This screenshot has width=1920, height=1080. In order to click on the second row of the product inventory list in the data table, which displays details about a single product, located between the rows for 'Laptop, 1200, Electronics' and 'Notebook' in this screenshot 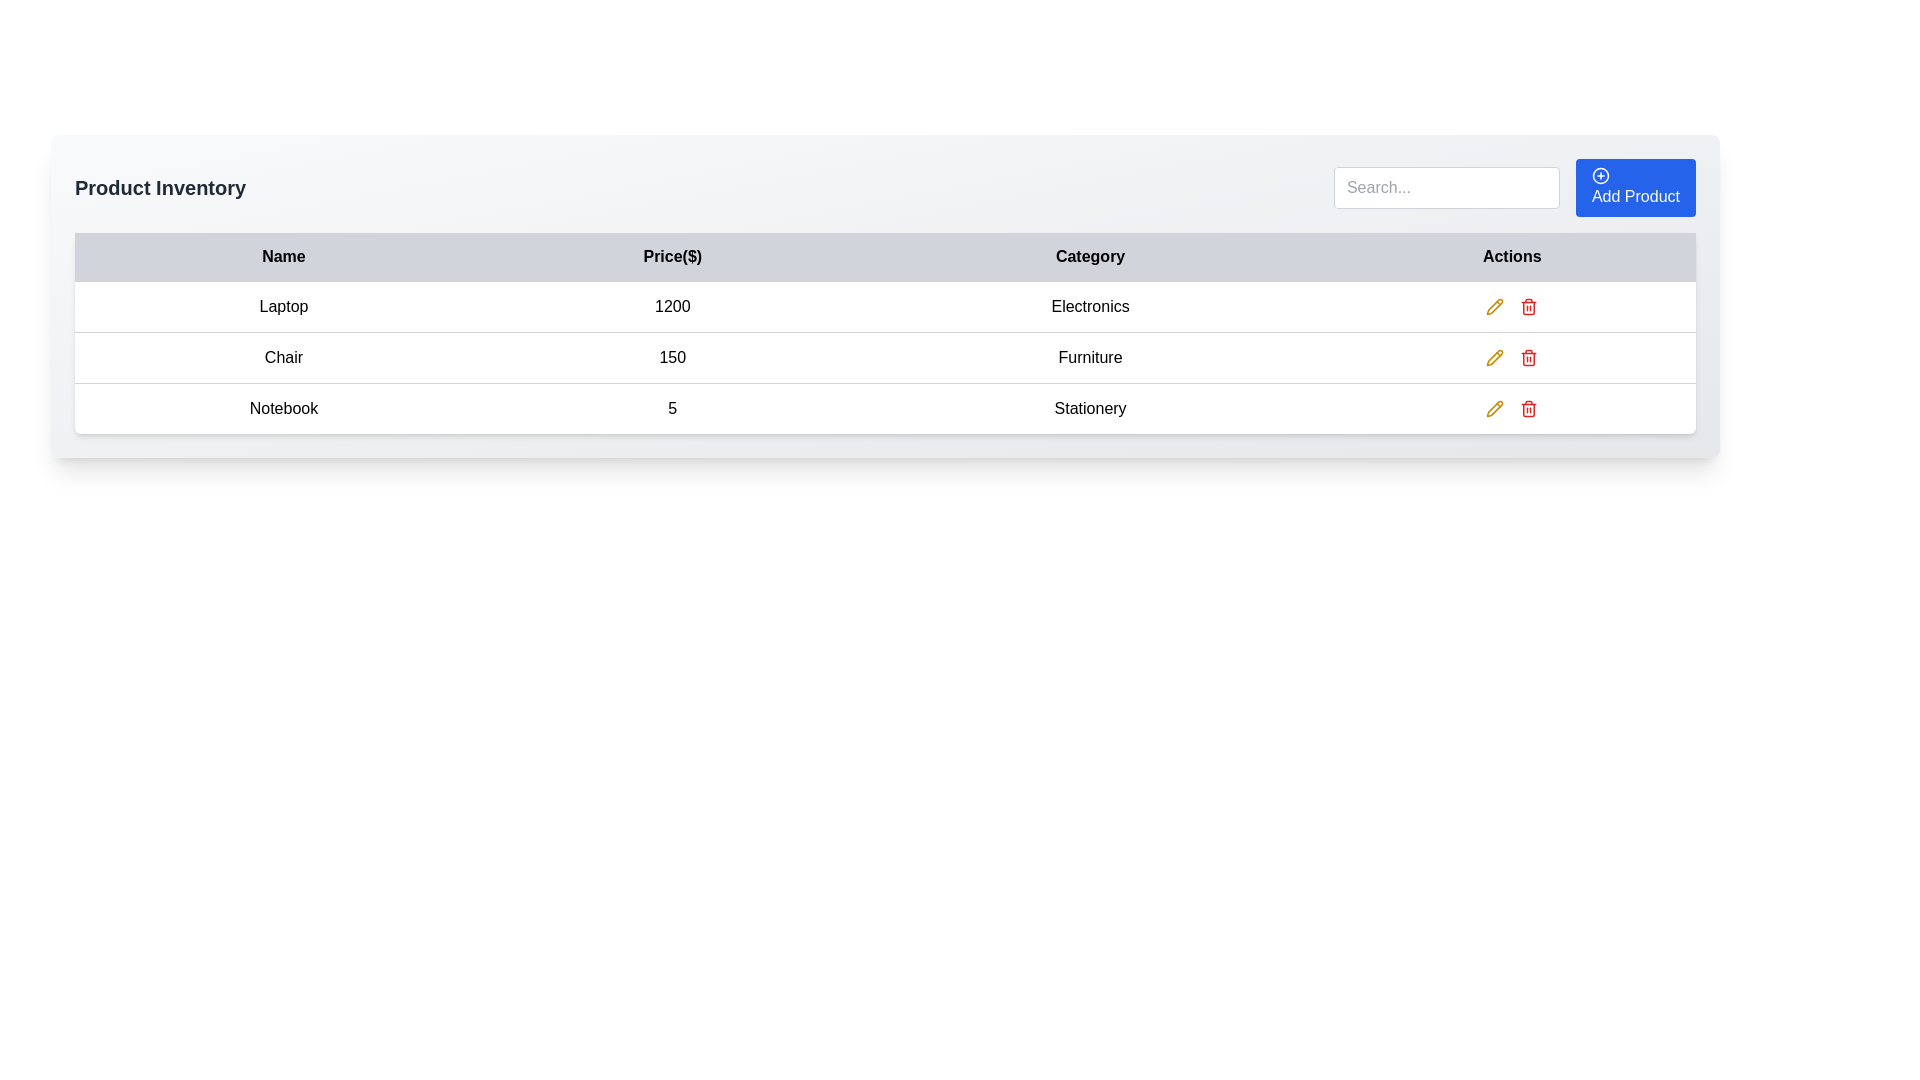, I will do `click(884, 357)`.